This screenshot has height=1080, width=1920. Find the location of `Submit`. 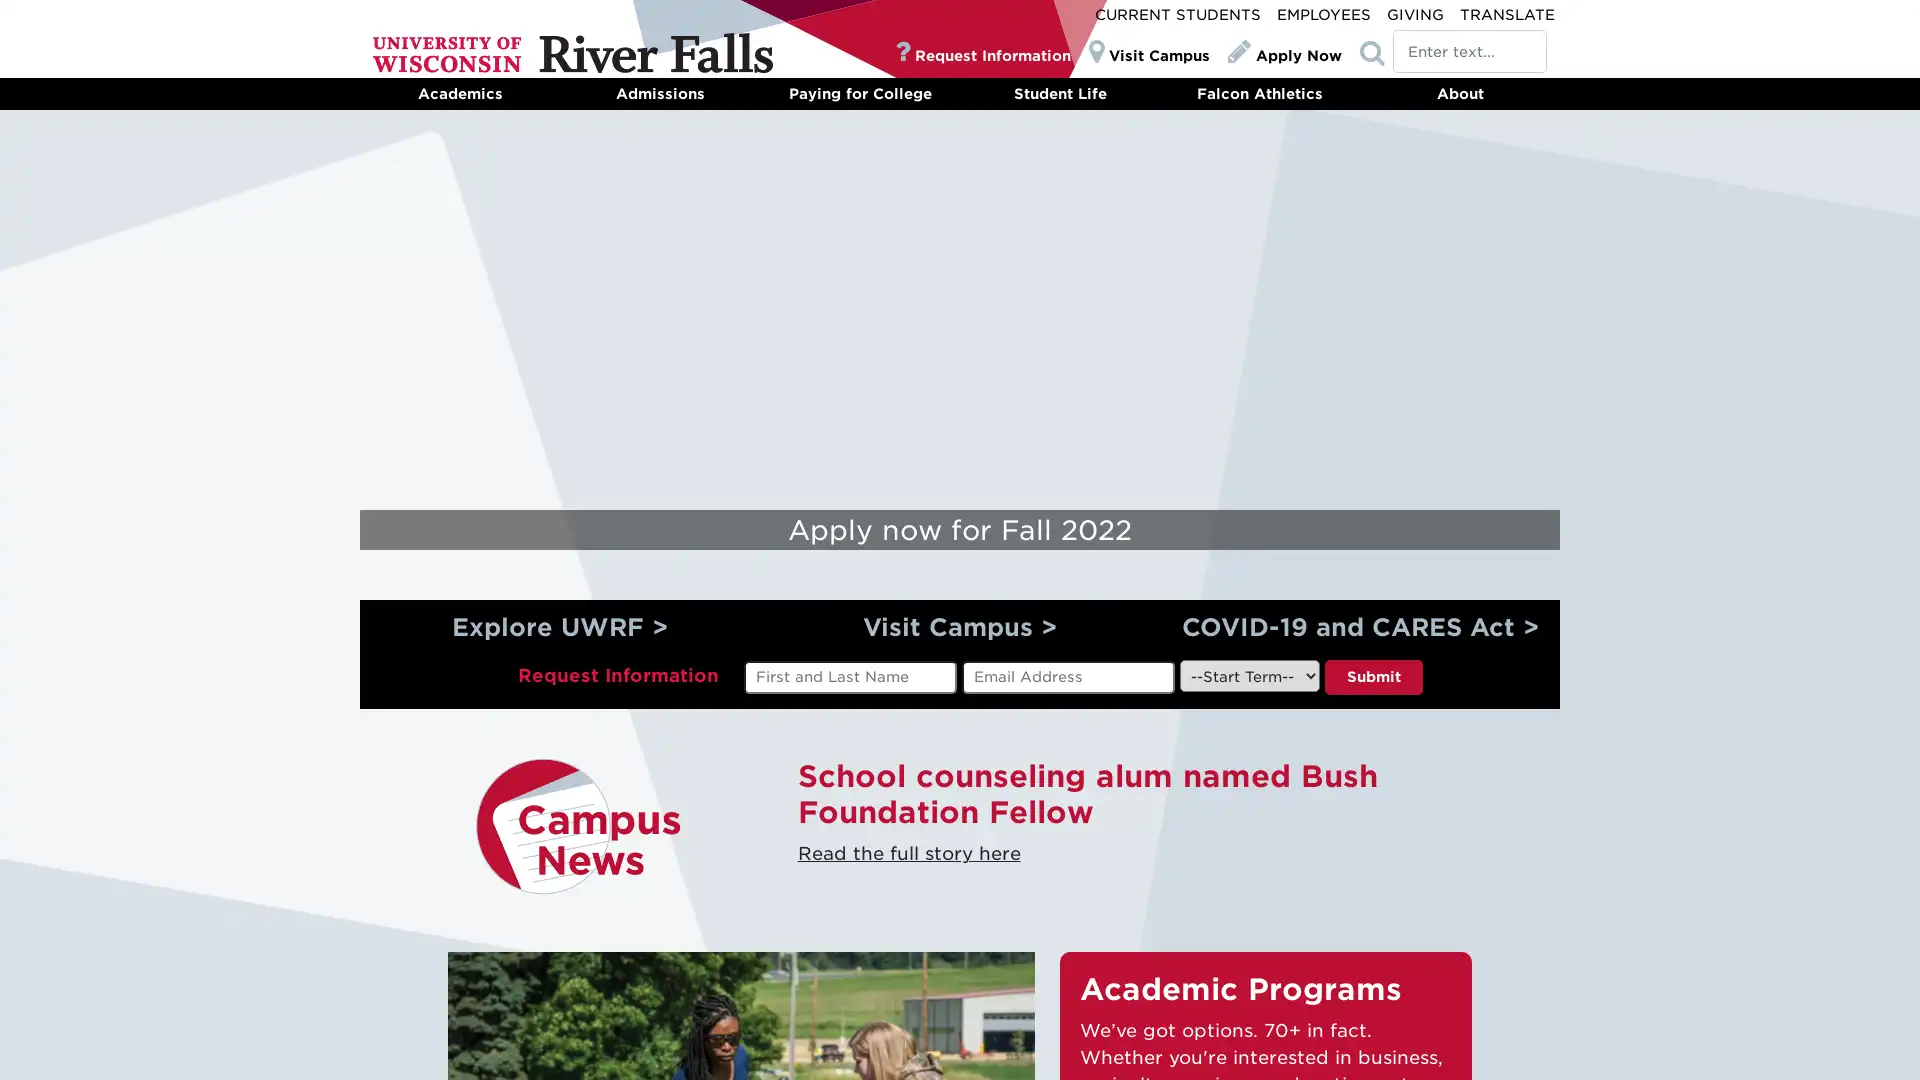

Submit is located at coordinates (1371, 676).